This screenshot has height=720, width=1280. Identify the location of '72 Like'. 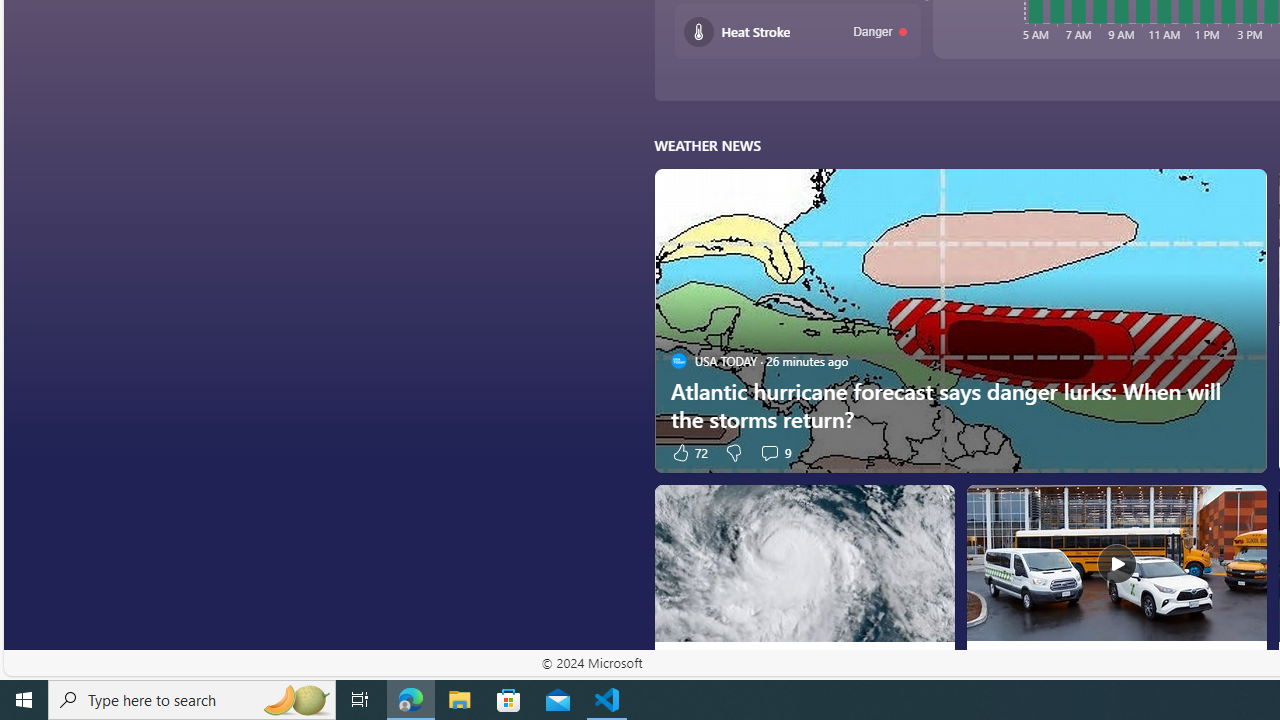
(688, 452).